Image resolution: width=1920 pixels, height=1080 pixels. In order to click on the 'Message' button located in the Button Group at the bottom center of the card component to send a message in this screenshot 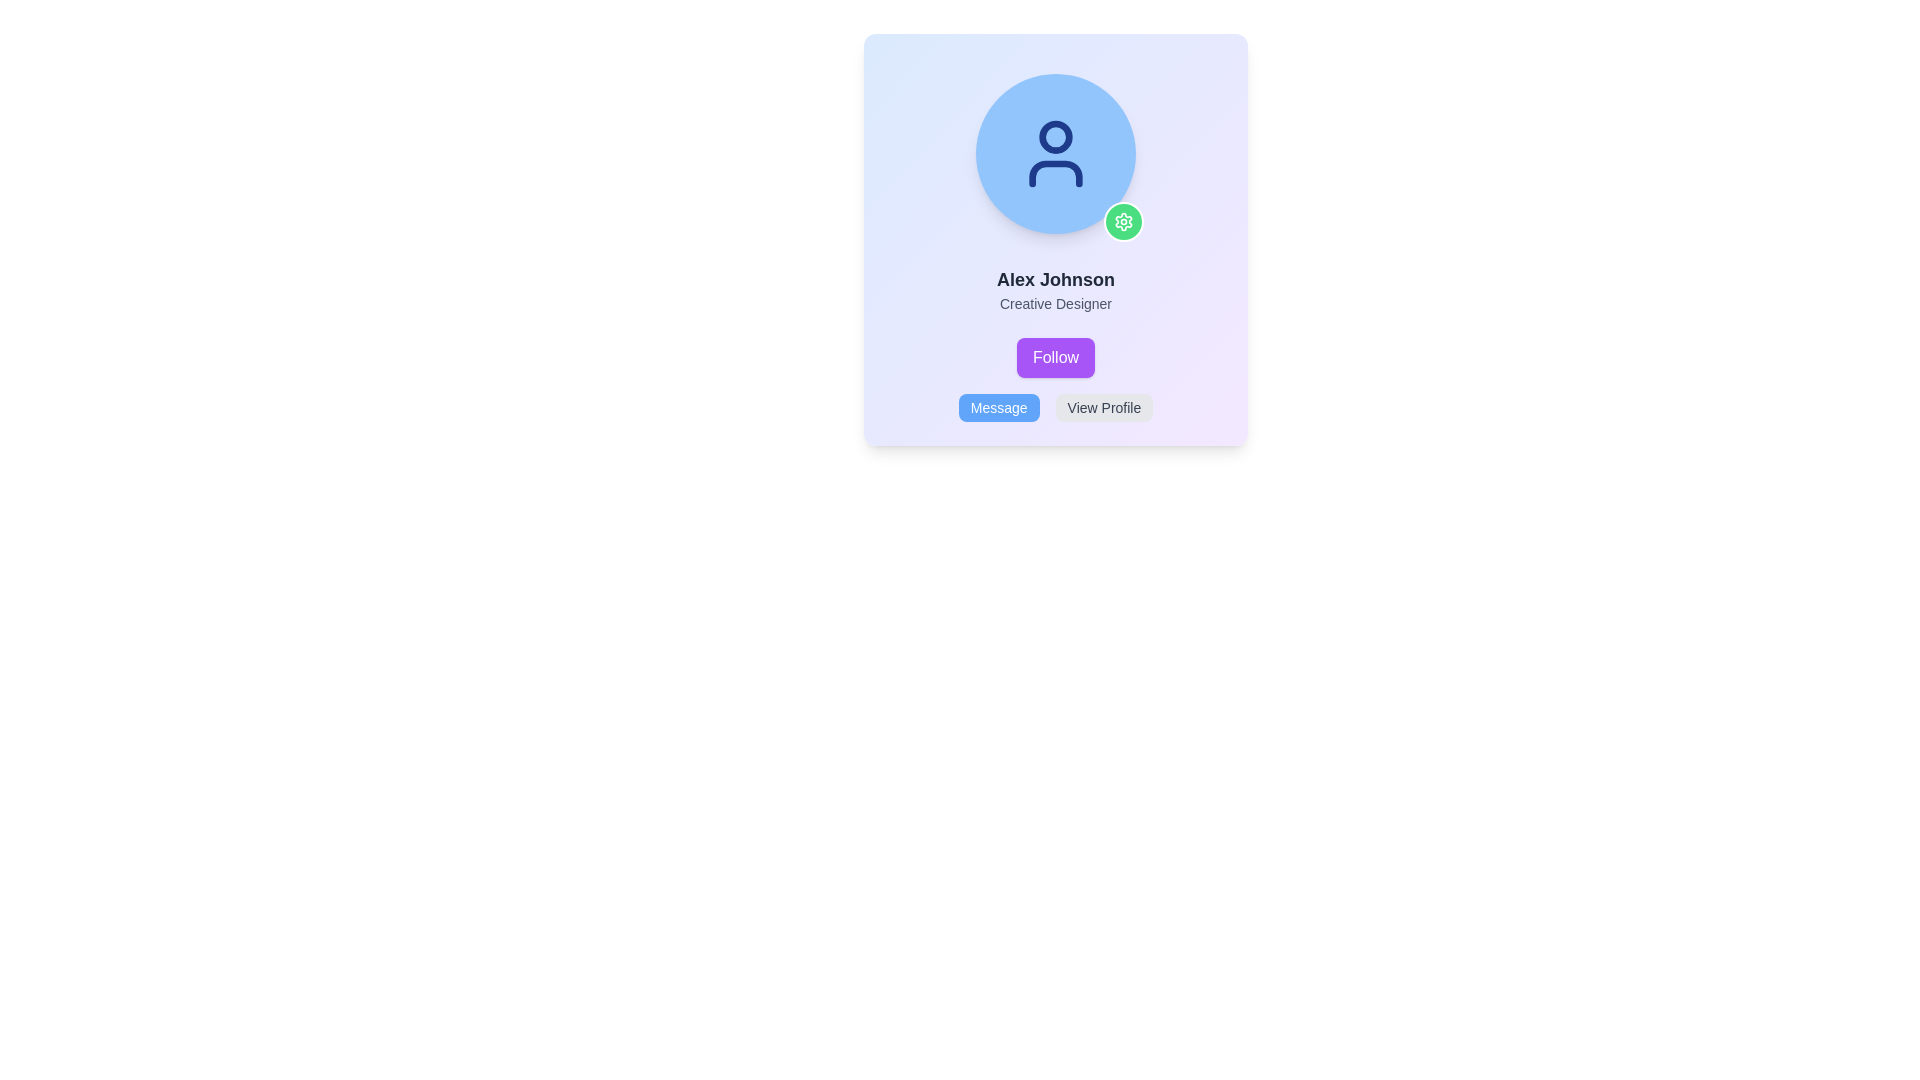, I will do `click(1055, 407)`.